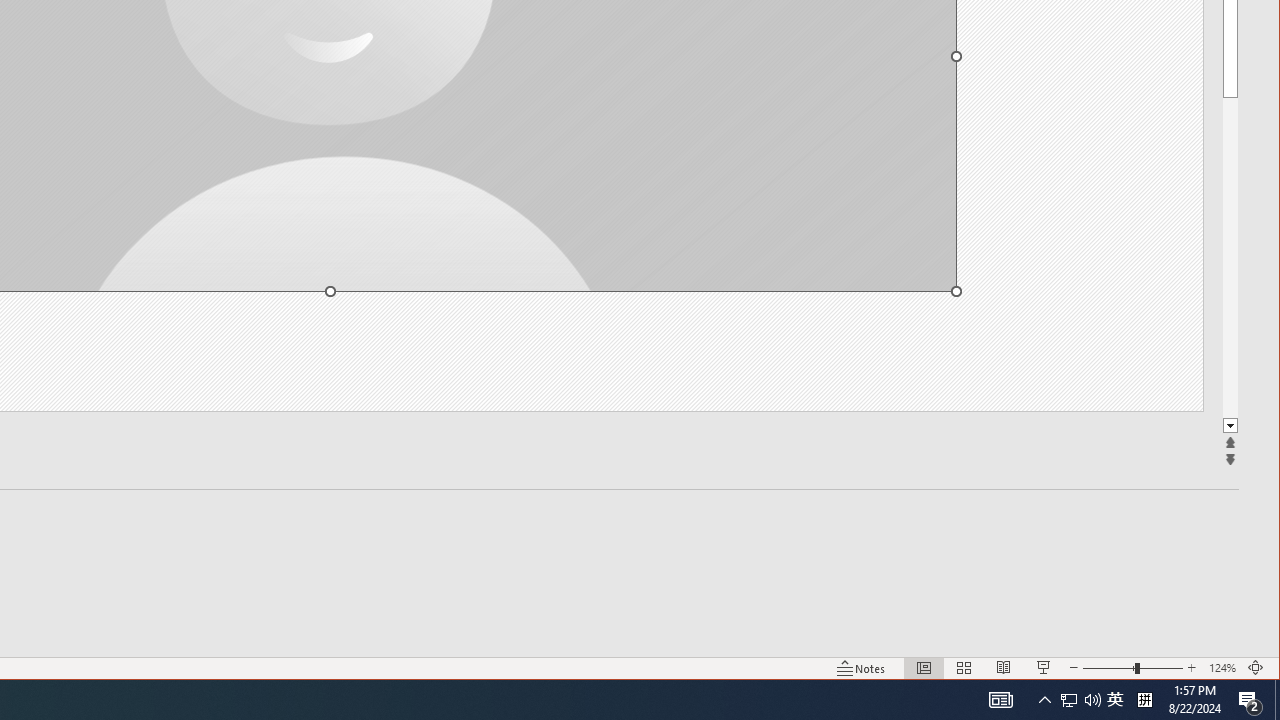 The width and height of the screenshot is (1280, 720). Describe the element at coordinates (1229, 425) in the screenshot. I see `'Line down'` at that location.